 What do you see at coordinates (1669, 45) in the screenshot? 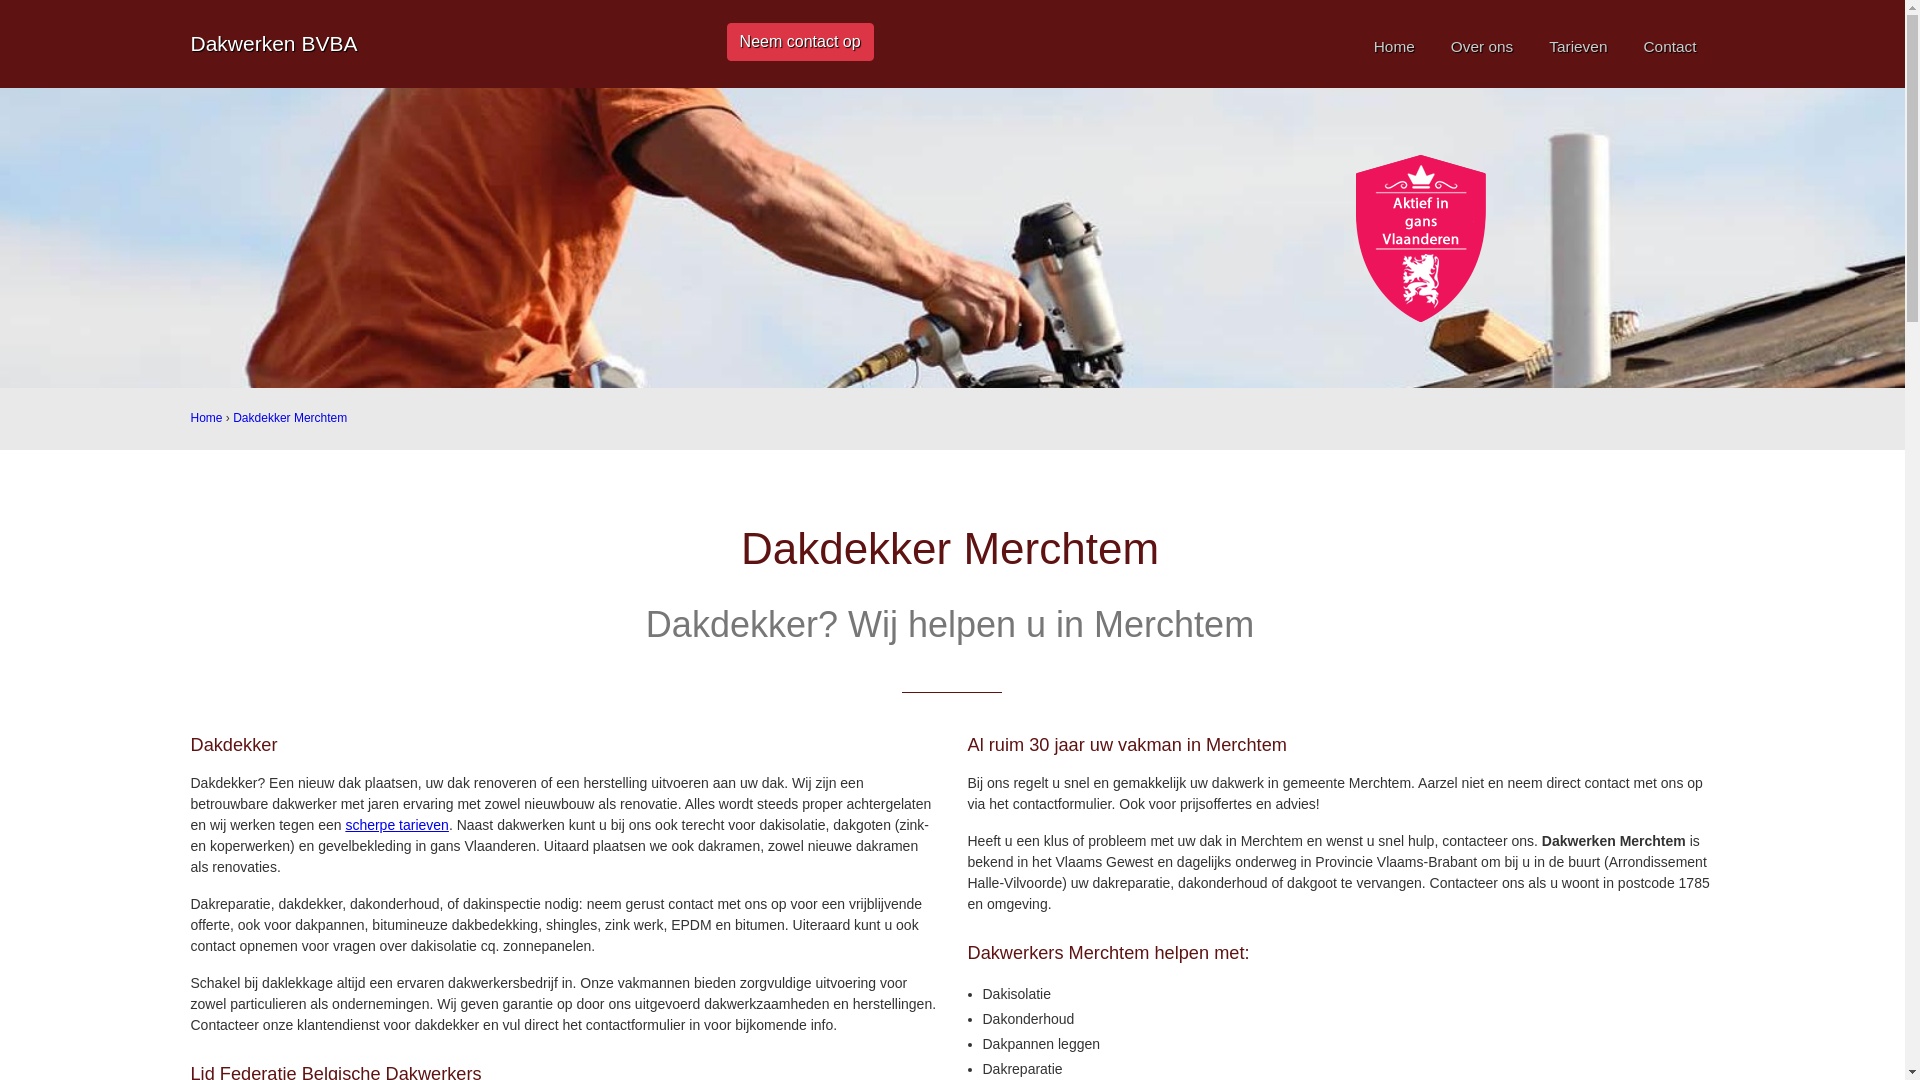
I see `'Contact'` at bounding box center [1669, 45].